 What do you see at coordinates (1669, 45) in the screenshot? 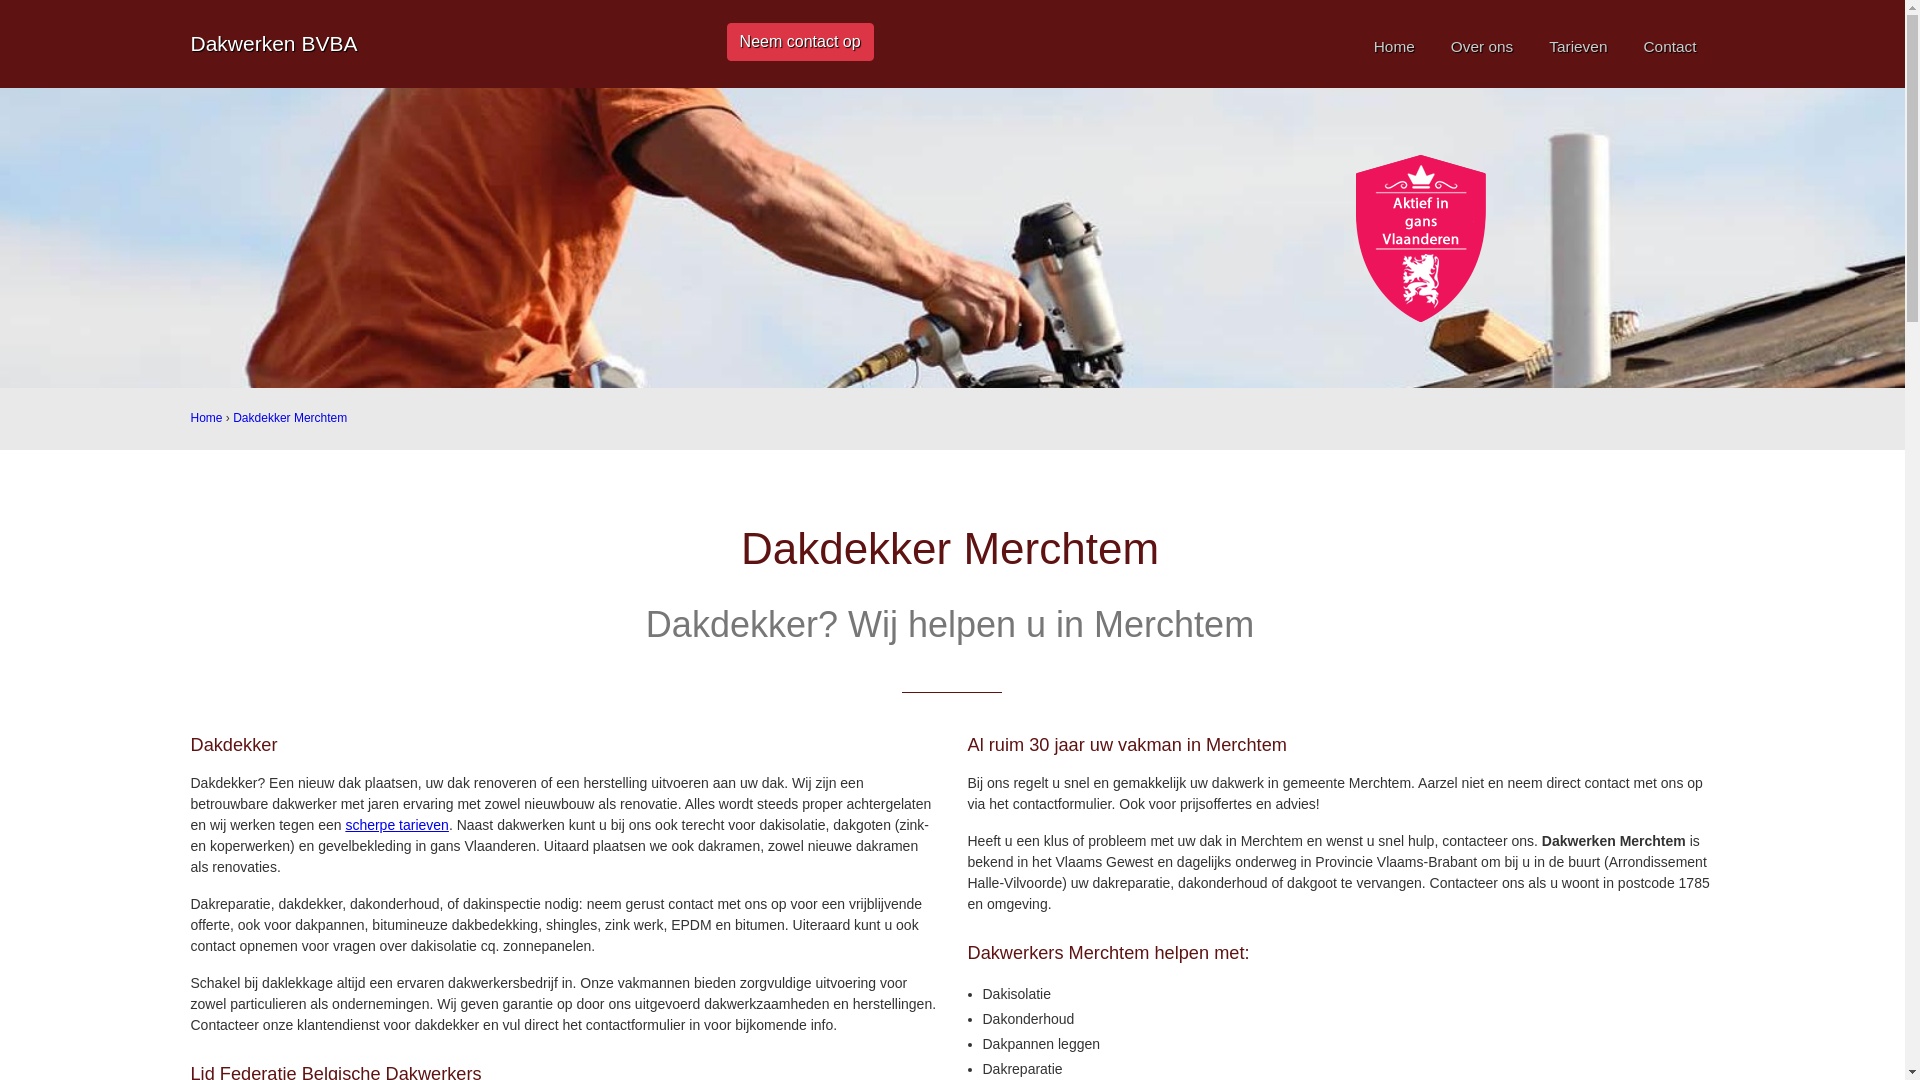
I see `'Contact'` at bounding box center [1669, 45].